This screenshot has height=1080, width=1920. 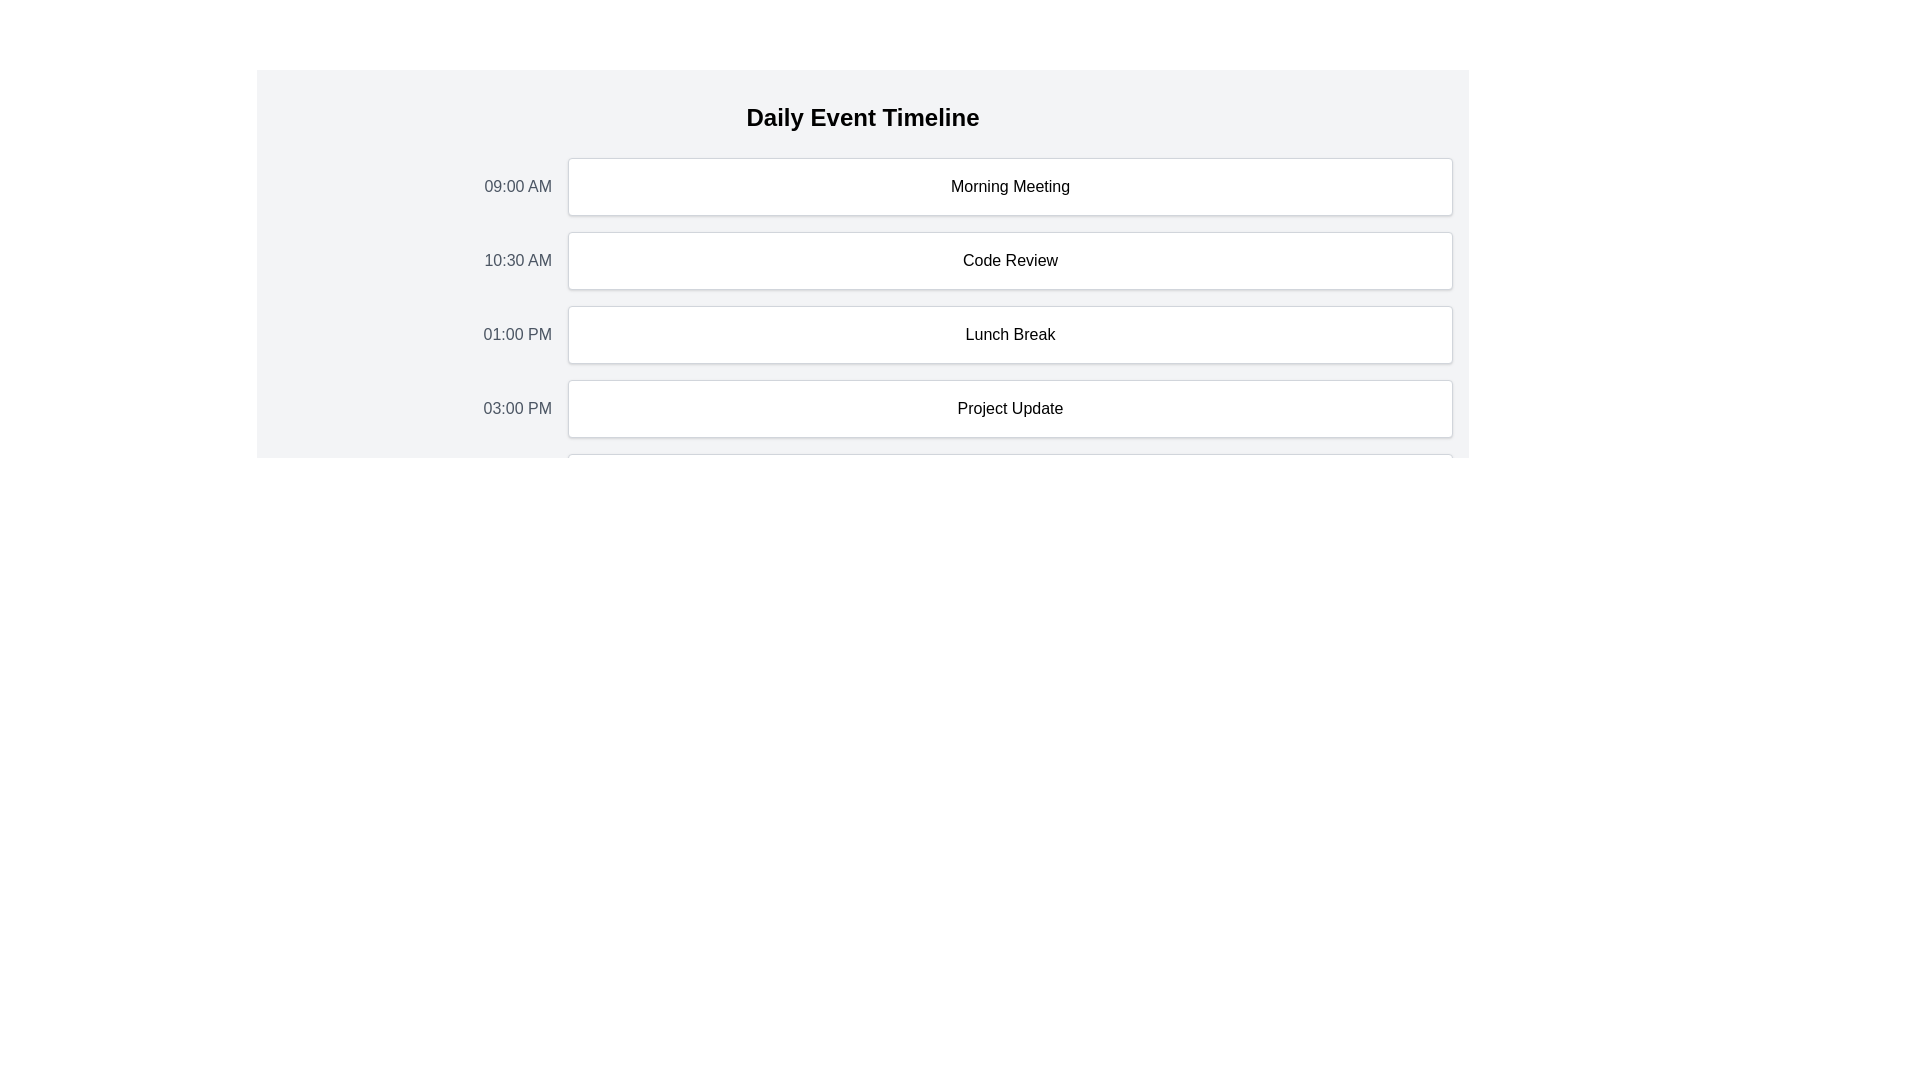 What do you see at coordinates (863, 186) in the screenshot?
I see `the time '09:00 AM'` at bounding box center [863, 186].